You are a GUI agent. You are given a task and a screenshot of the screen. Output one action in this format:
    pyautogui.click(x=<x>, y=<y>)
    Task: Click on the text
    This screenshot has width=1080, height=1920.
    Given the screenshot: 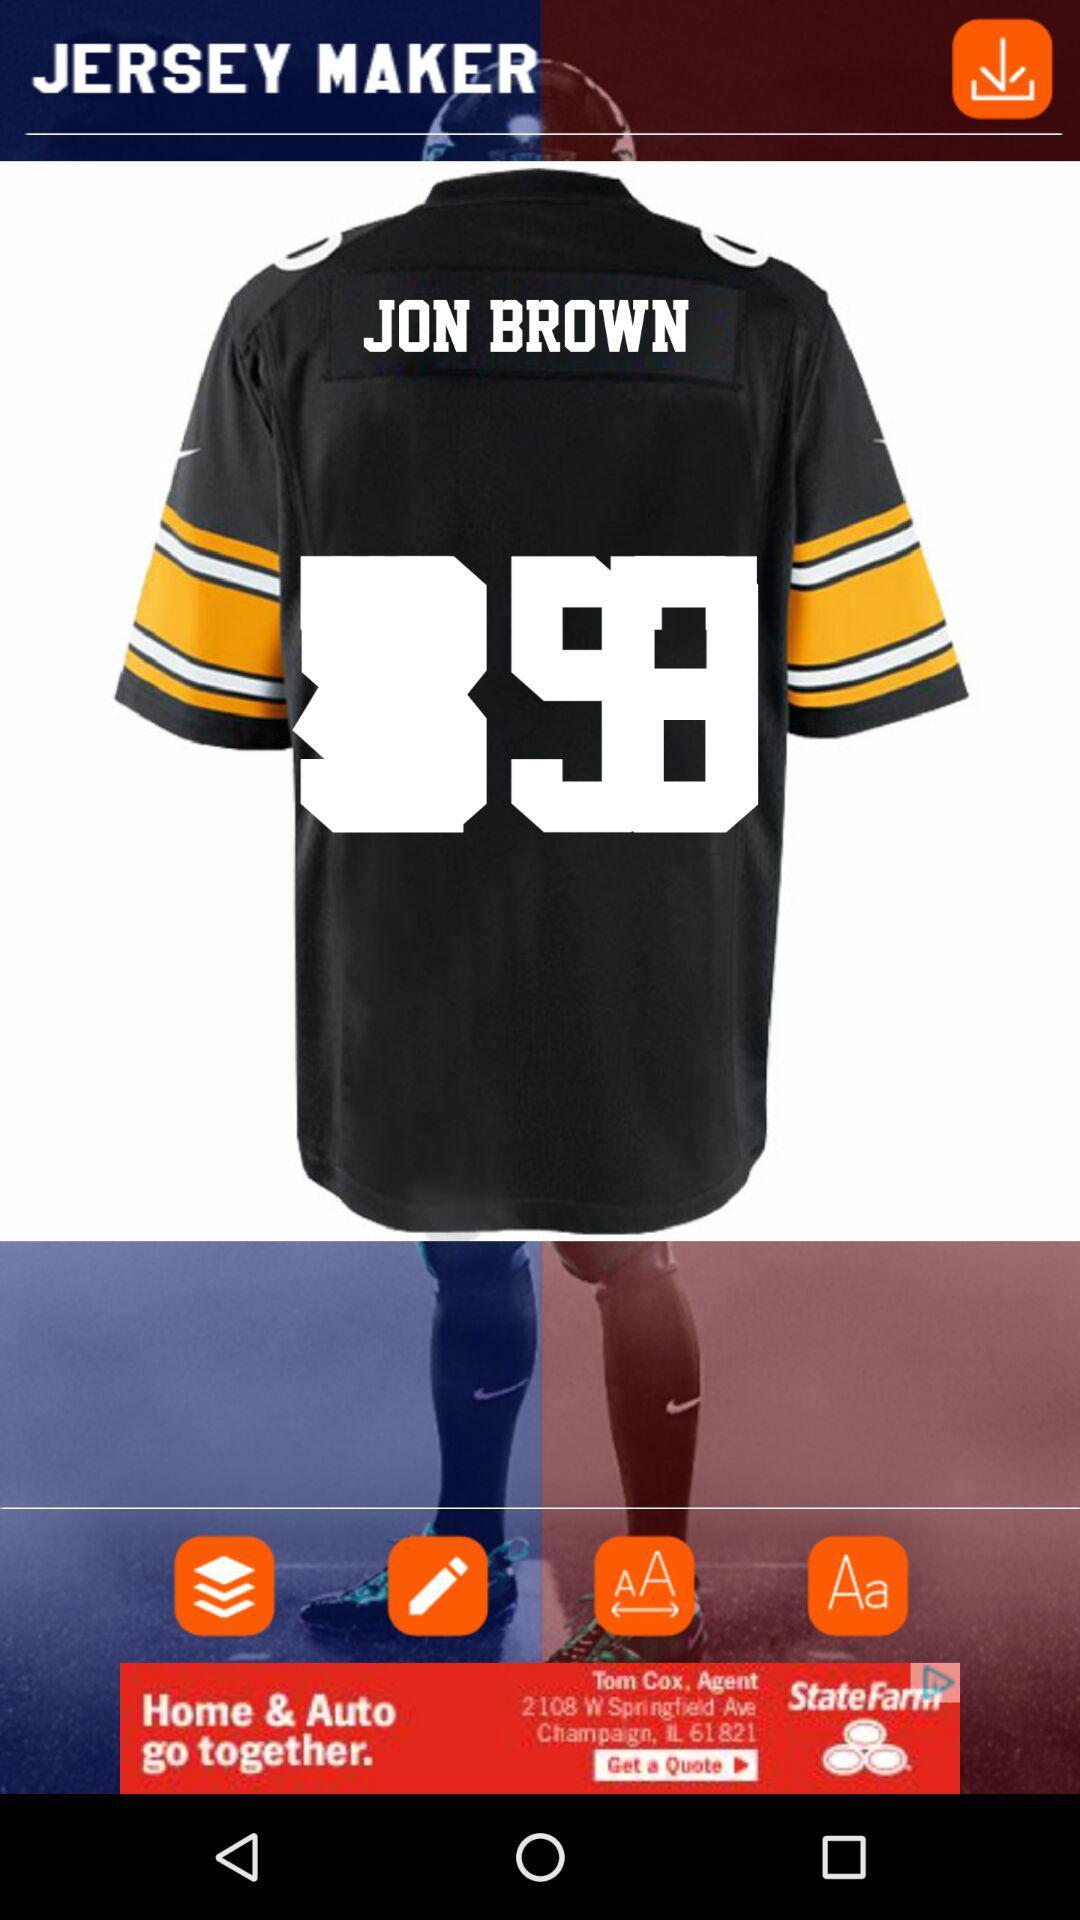 What is the action you would take?
    pyautogui.click(x=434, y=1584)
    